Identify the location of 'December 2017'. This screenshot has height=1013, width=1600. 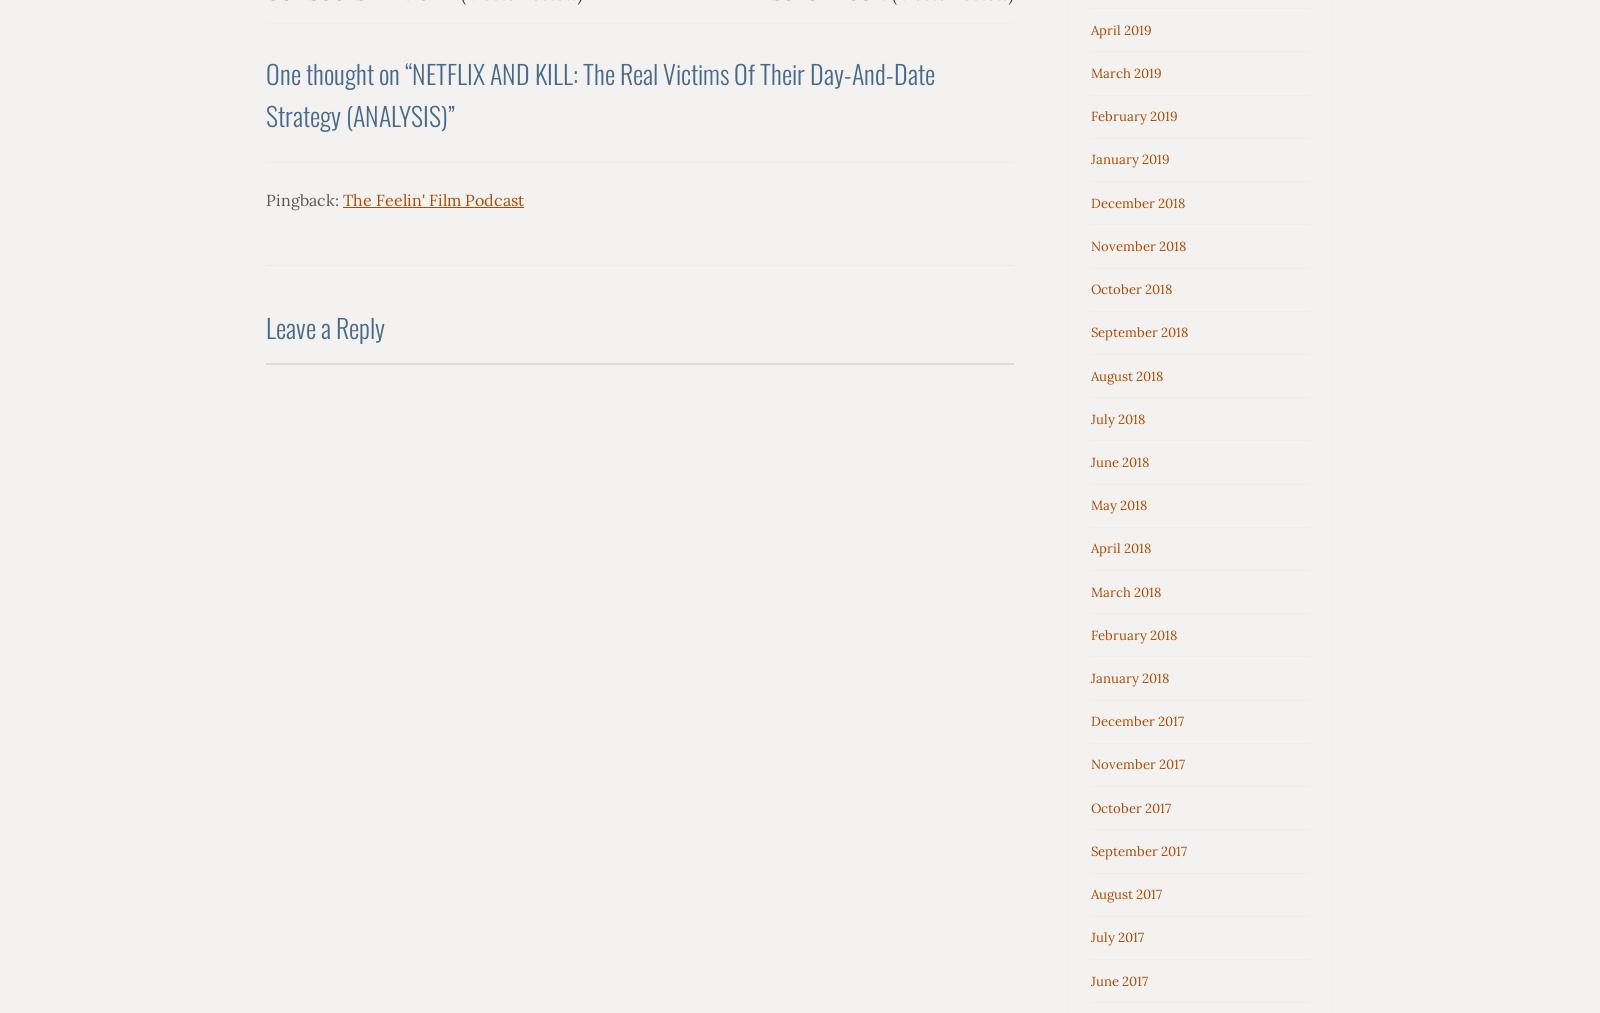
(1137, 721).